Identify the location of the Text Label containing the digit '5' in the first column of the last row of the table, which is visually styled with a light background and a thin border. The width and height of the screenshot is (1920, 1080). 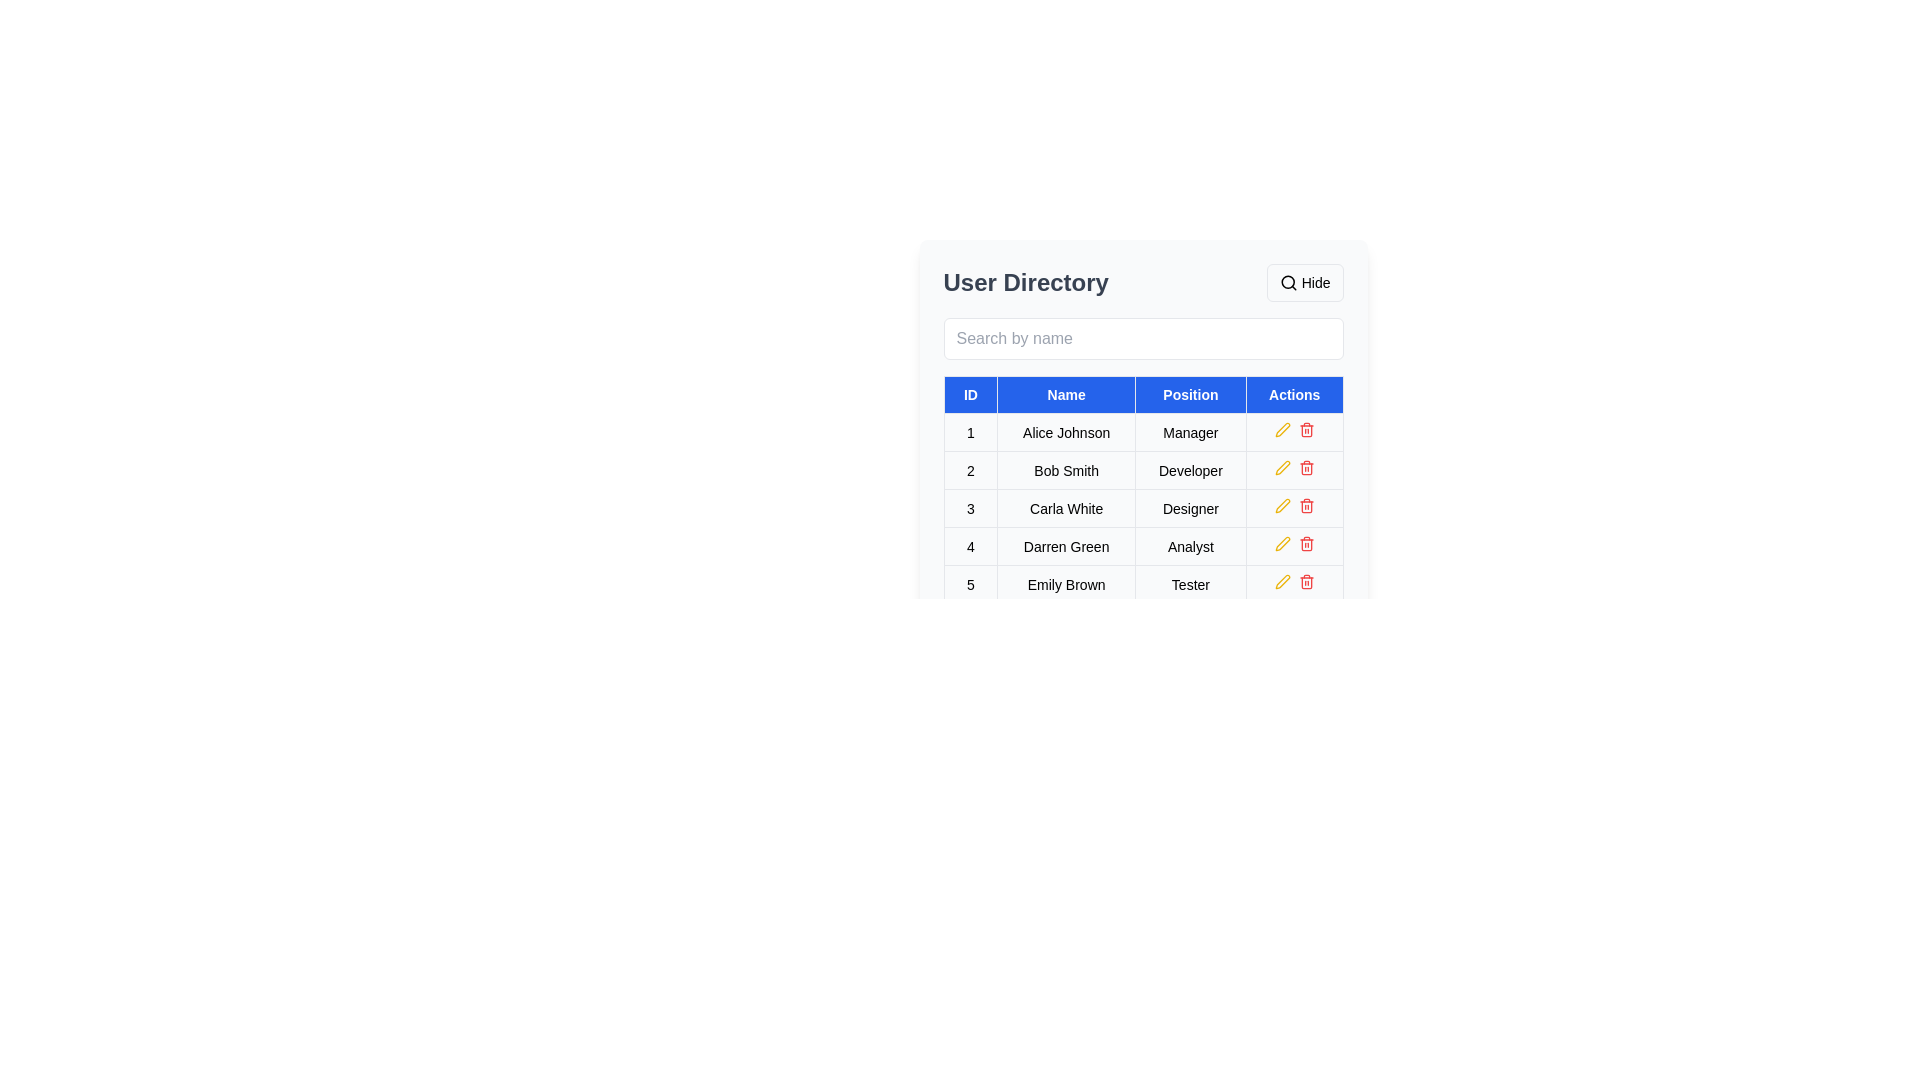
(970, 584).